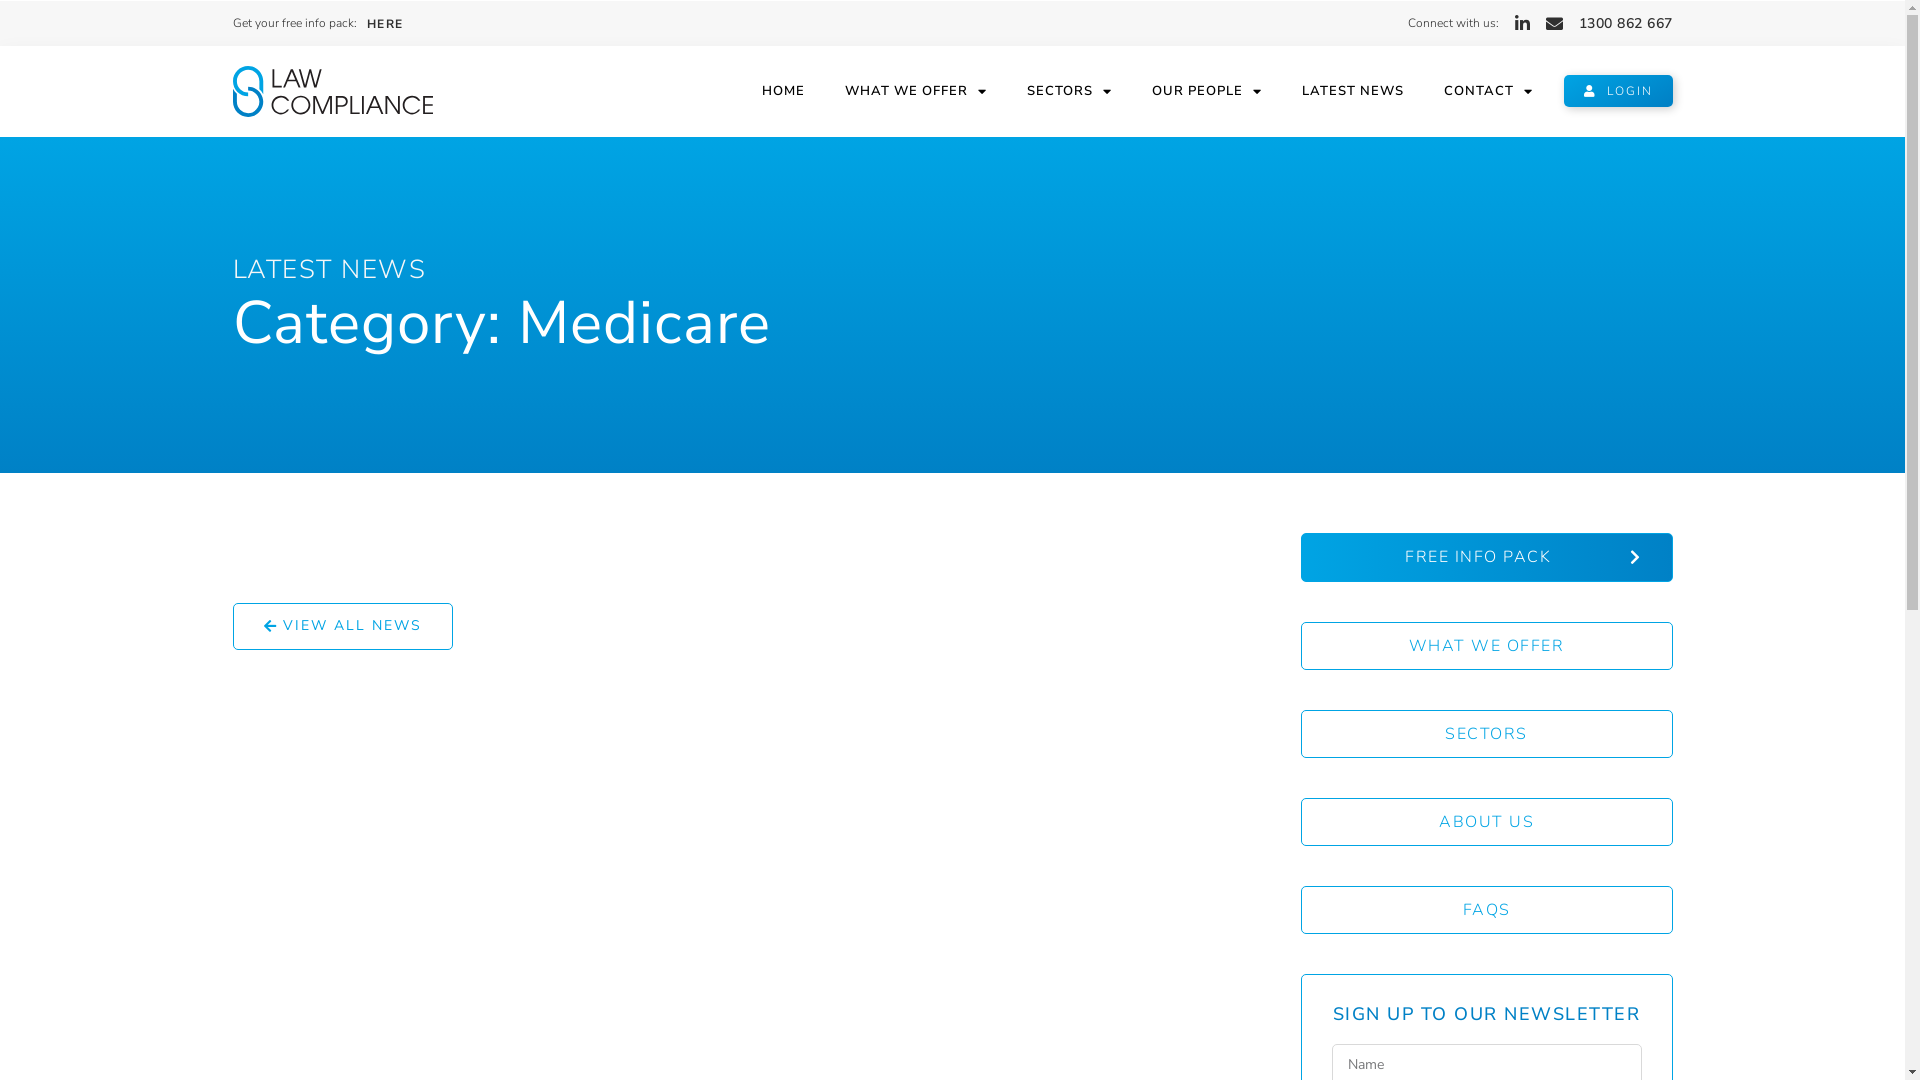 The width and height of the screenshot is (1920, 1080). I want to click on 'LOGIN', so click(1618, 91).